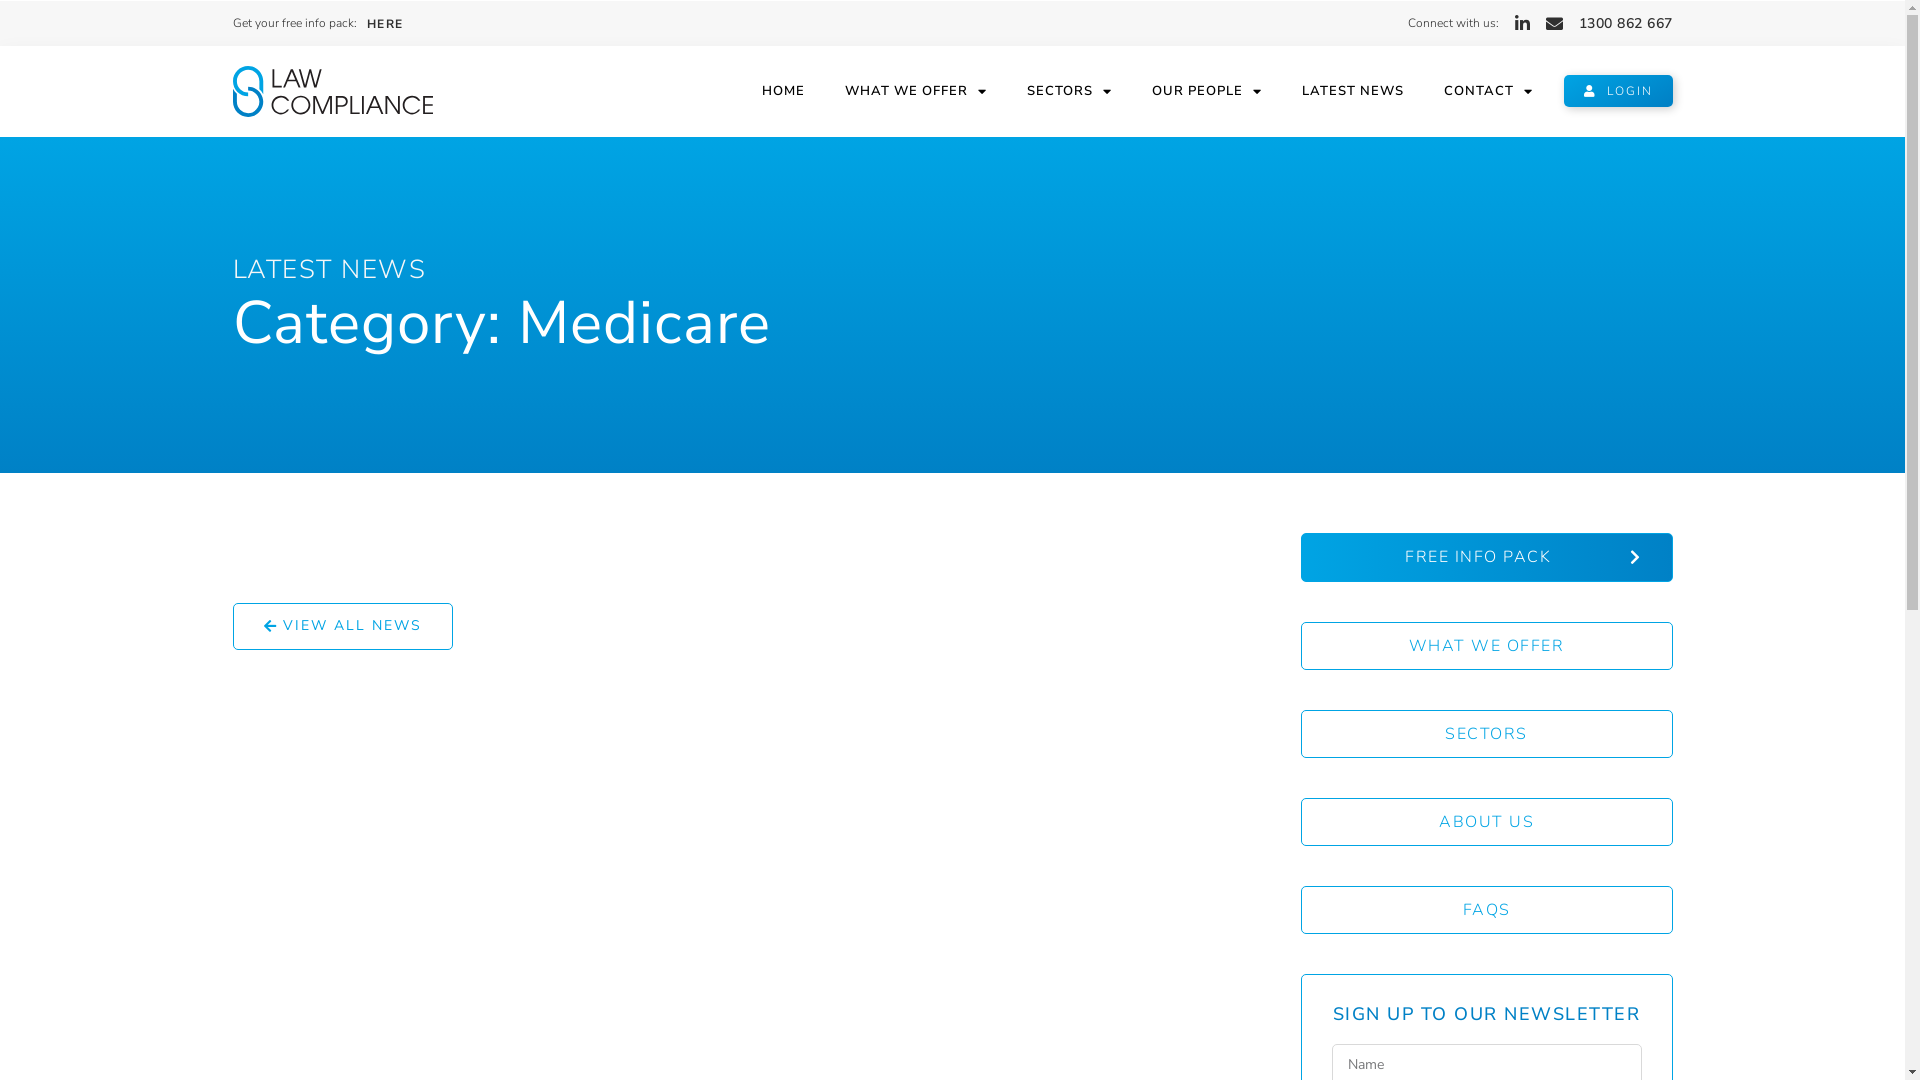 The width and height of the screenshot is (1920, 1080). I want to click on 'LOGIN', so click(1618, 91).